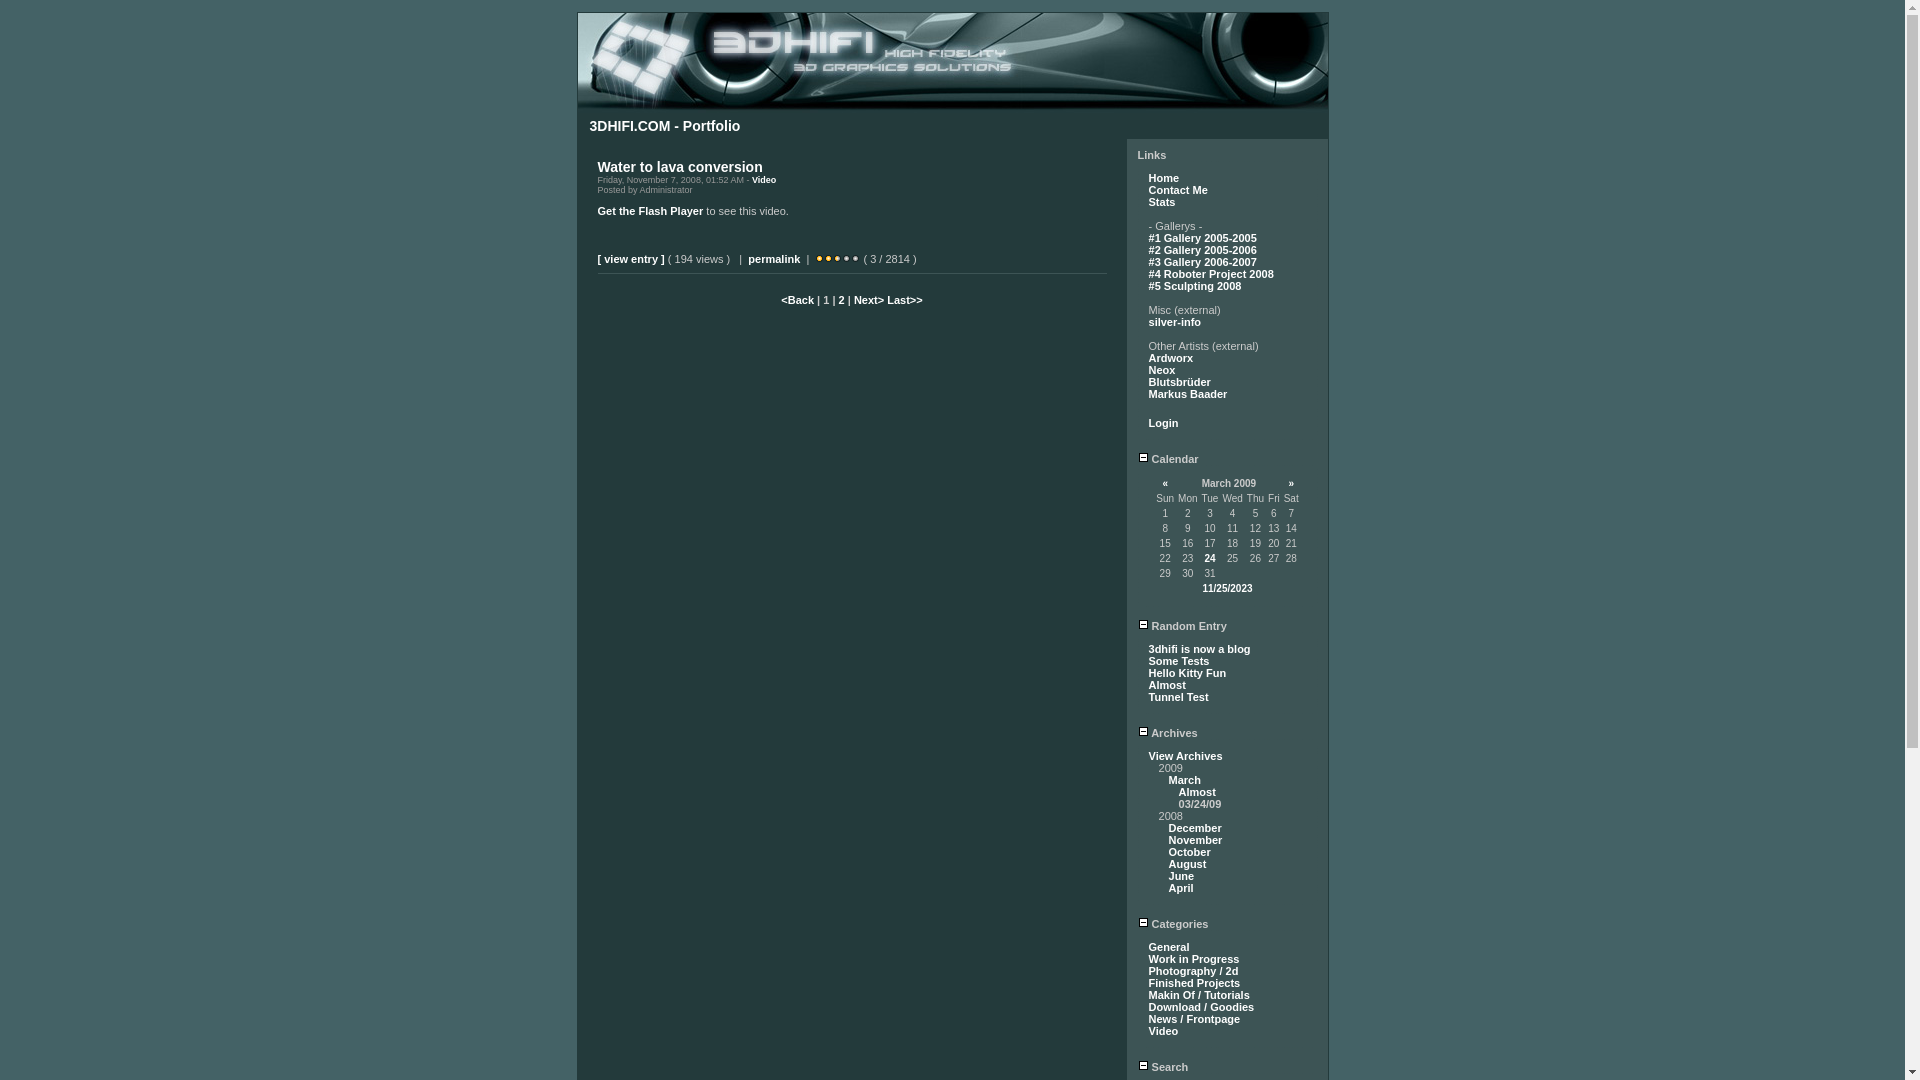 The width and height of the screenshot is (1920, 1080). Describe the element at coordinates (1195, 840) in the screenshot. I see `'November'` at that location.